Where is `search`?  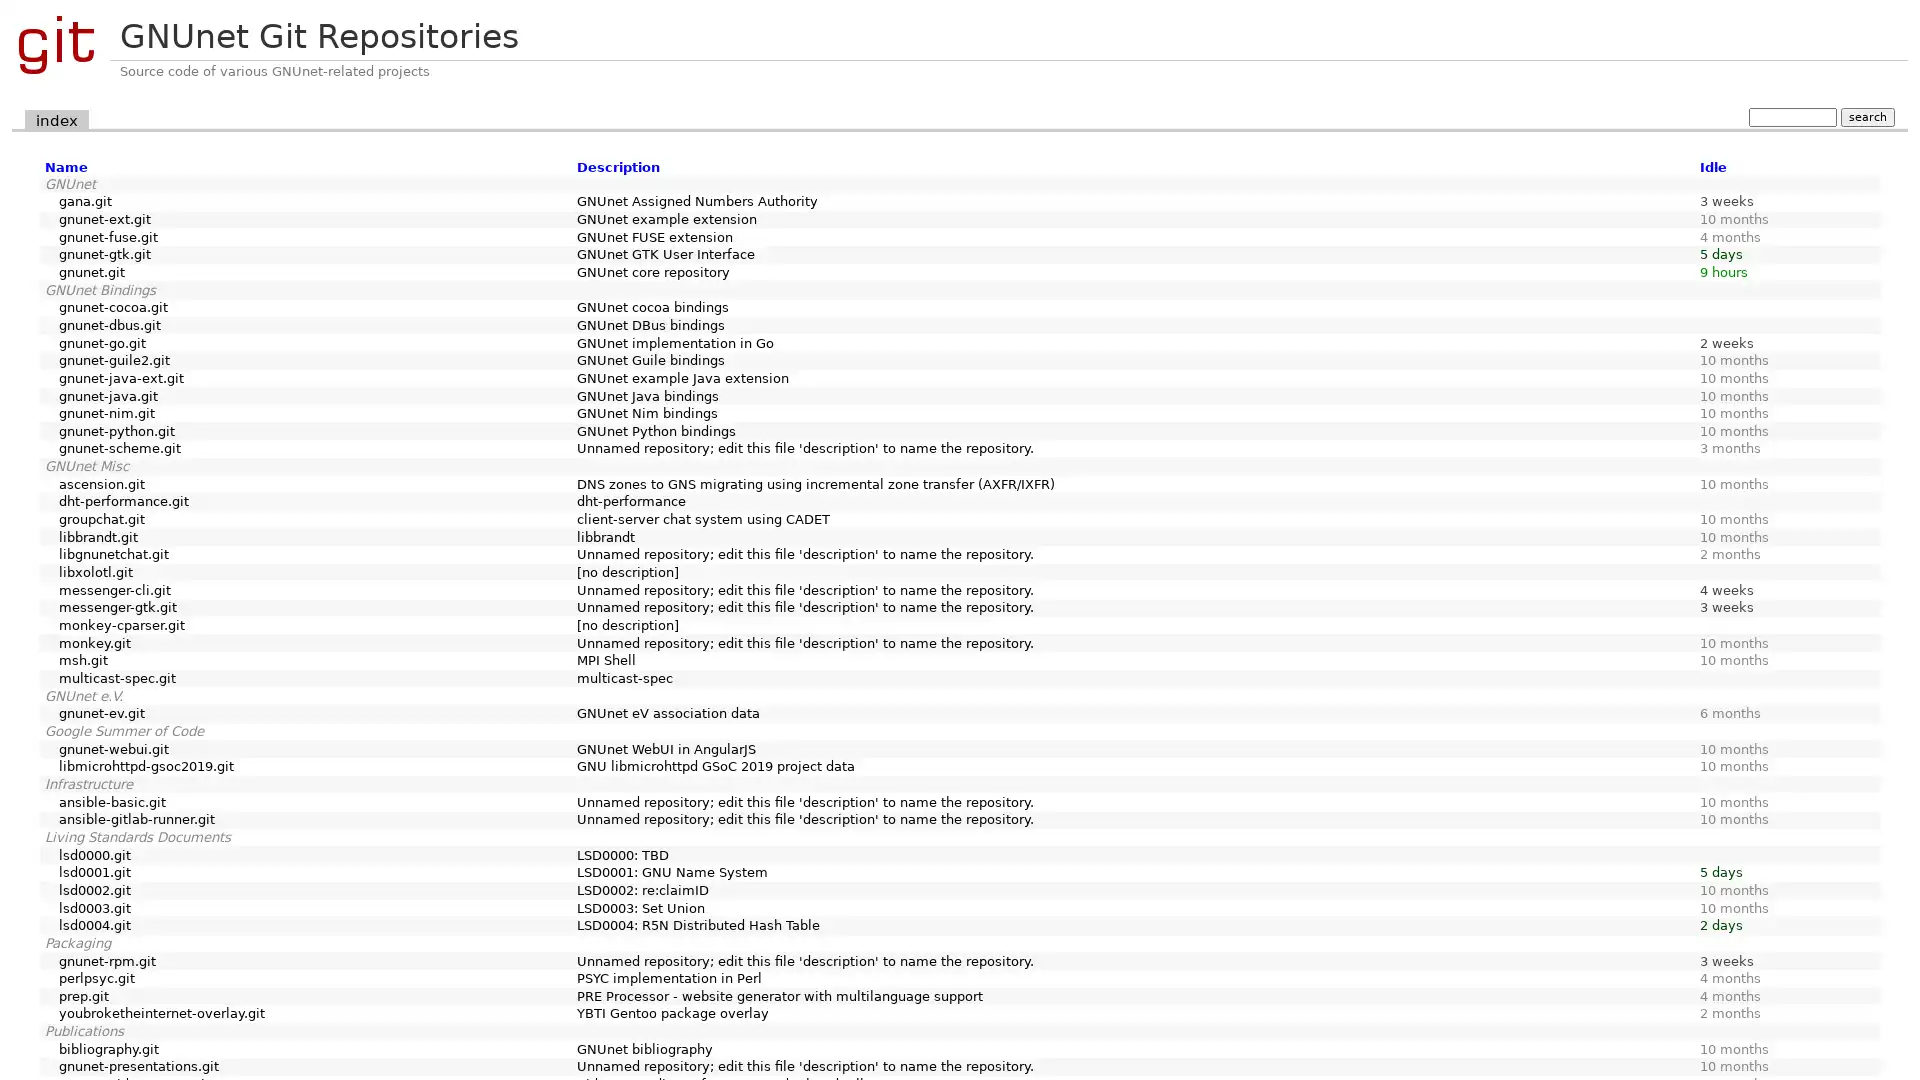 search is located at coordinates (1866, 116).